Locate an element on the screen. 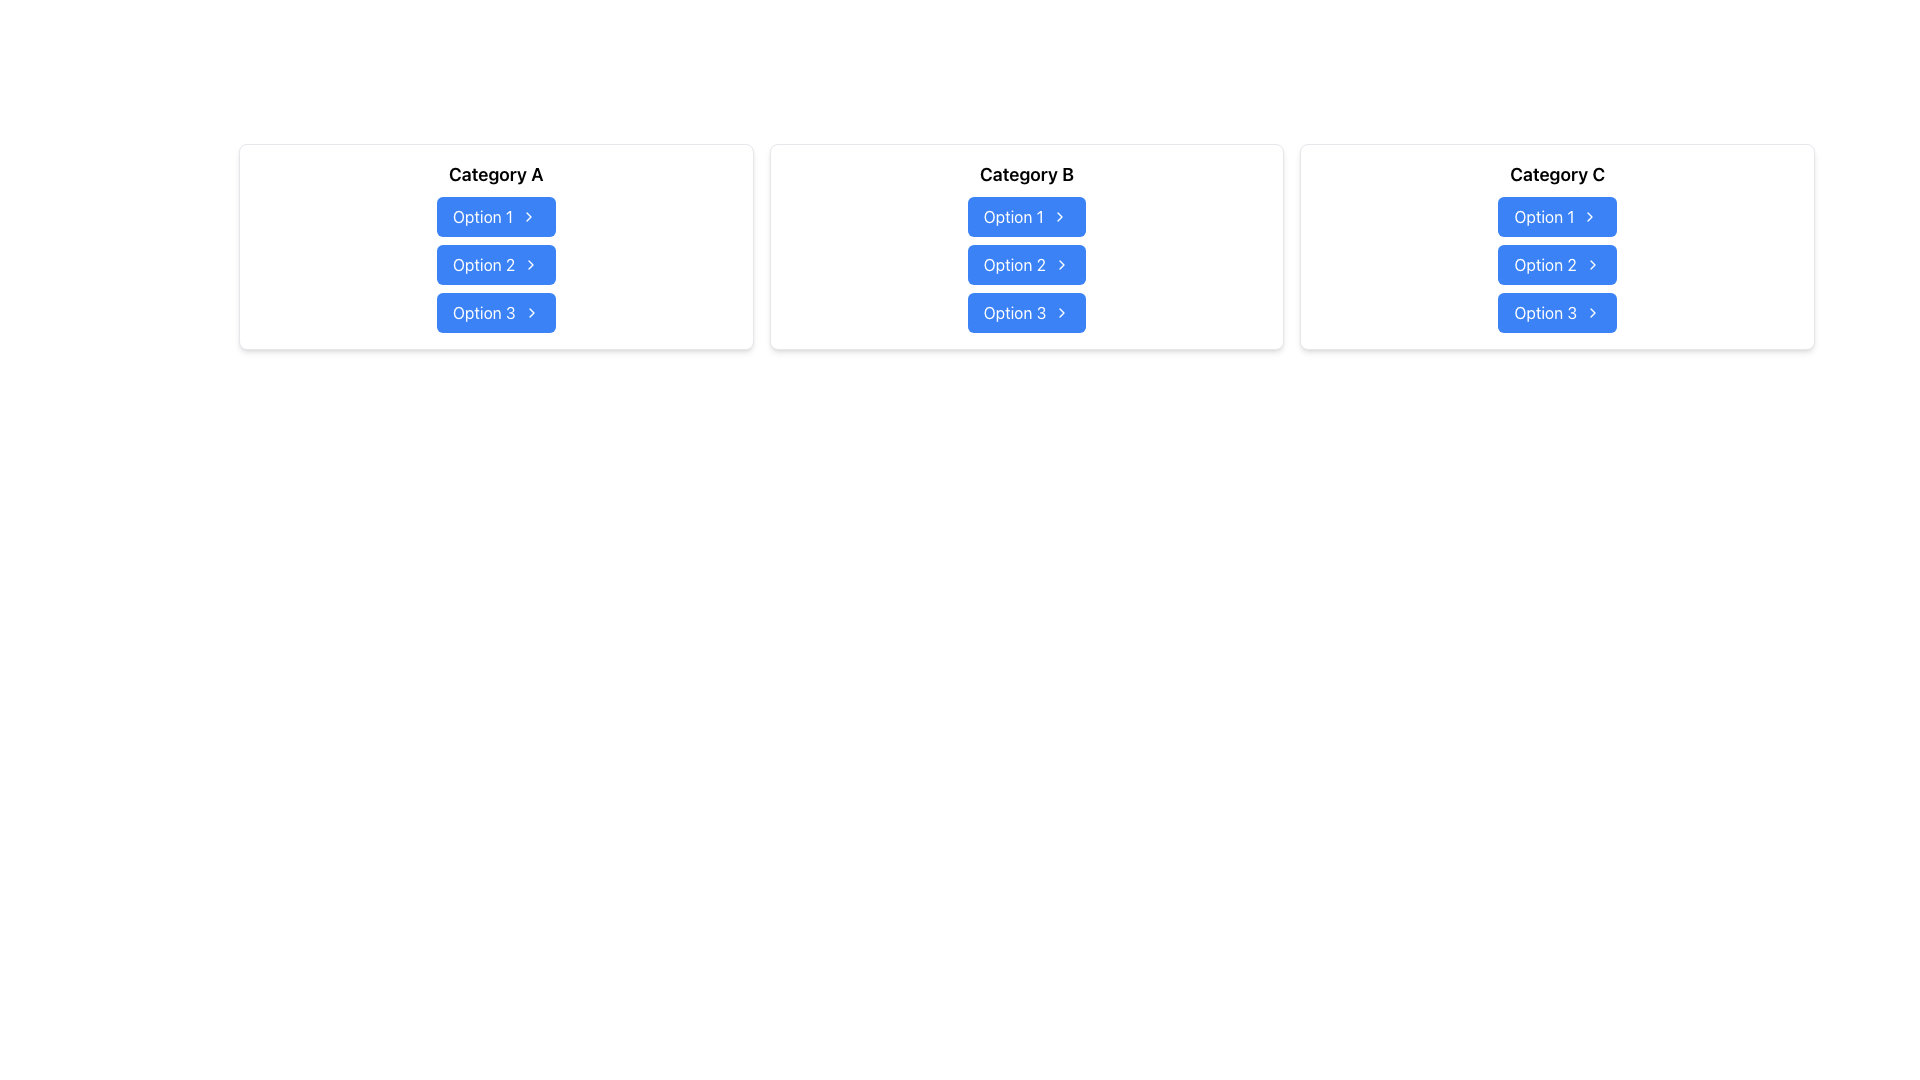  the heading text 'Category C' located at the top of the third card from the left, which is styled in bold and larger font, above a list of blue buttons is located at coordinates (1556, 173).